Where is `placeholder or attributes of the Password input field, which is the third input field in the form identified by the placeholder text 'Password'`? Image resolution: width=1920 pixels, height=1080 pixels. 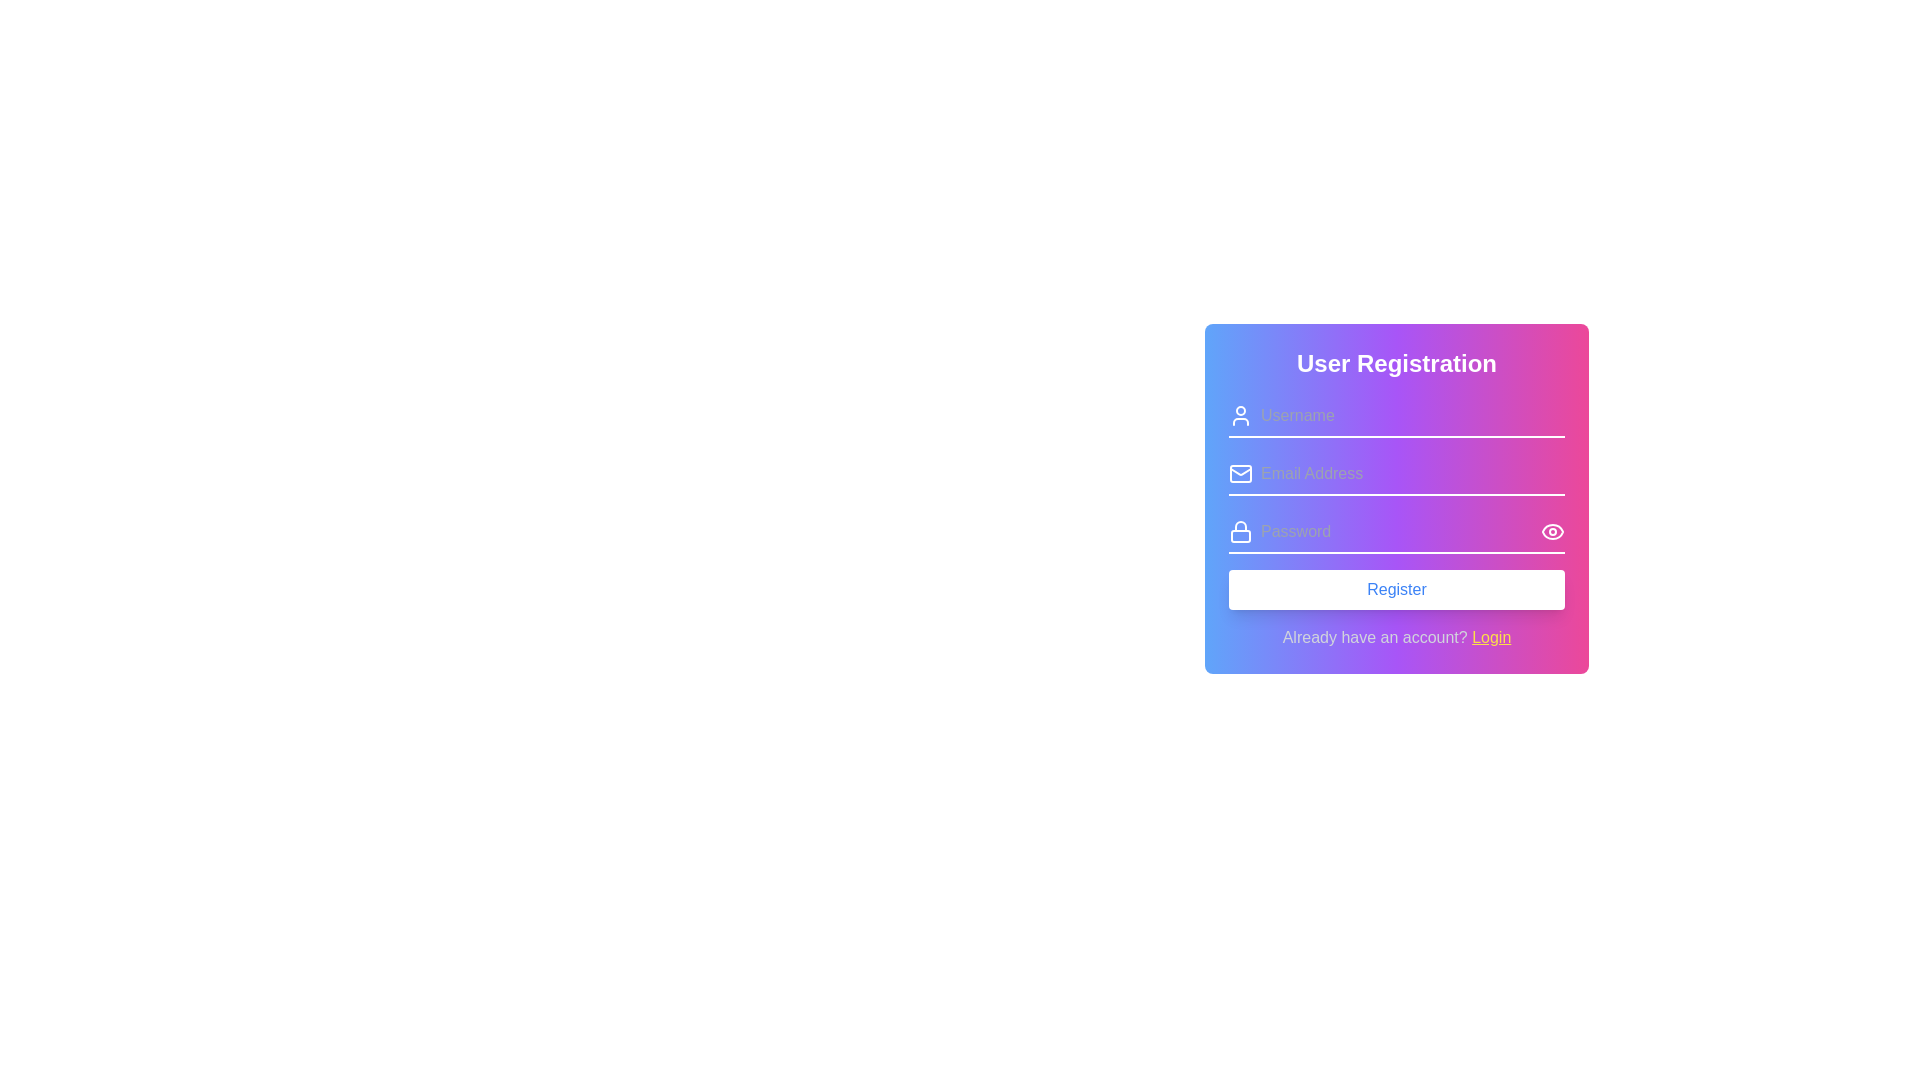 placeholder or attributes of the Password input field, which is the third input field in the form identified by the placeholder text 'Password' is located at coordinates (1395, 531).